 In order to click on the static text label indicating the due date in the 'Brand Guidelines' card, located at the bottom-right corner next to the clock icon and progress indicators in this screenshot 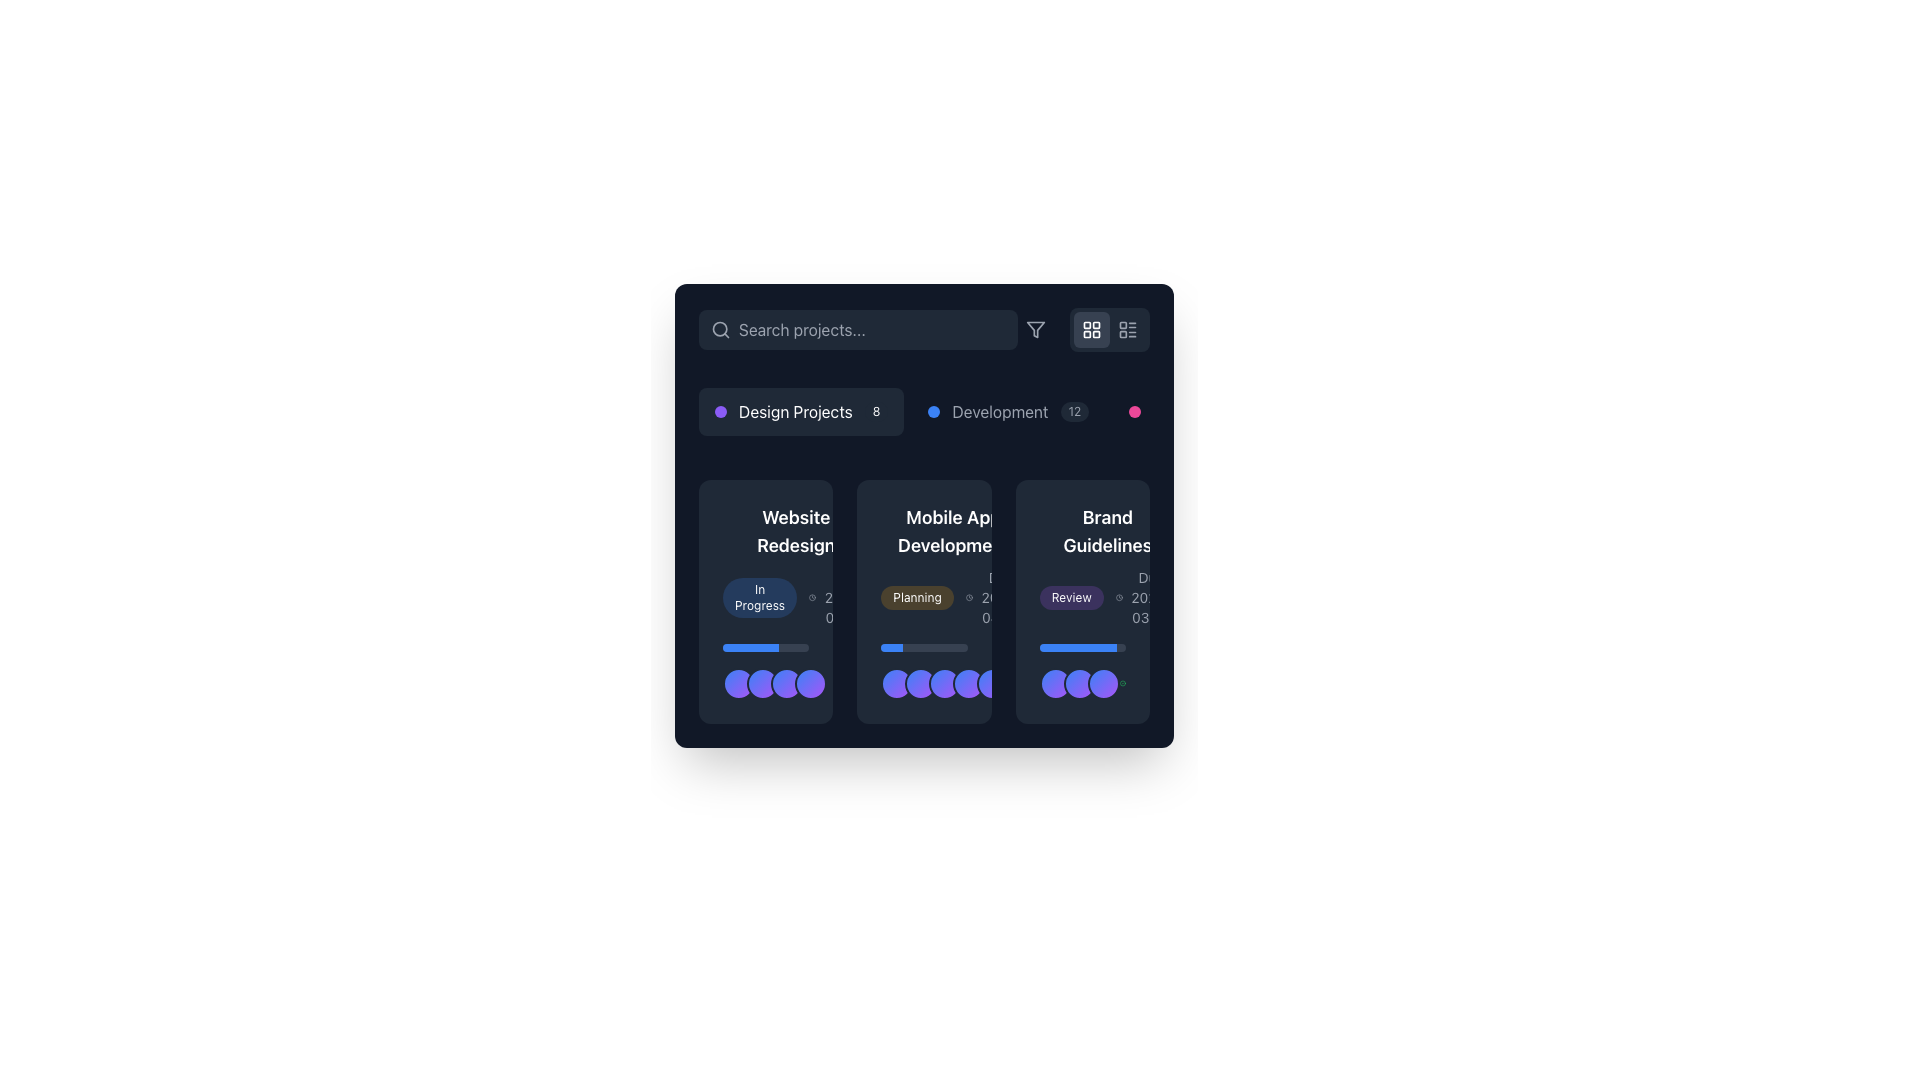, I will do `click(1151, 596)`.